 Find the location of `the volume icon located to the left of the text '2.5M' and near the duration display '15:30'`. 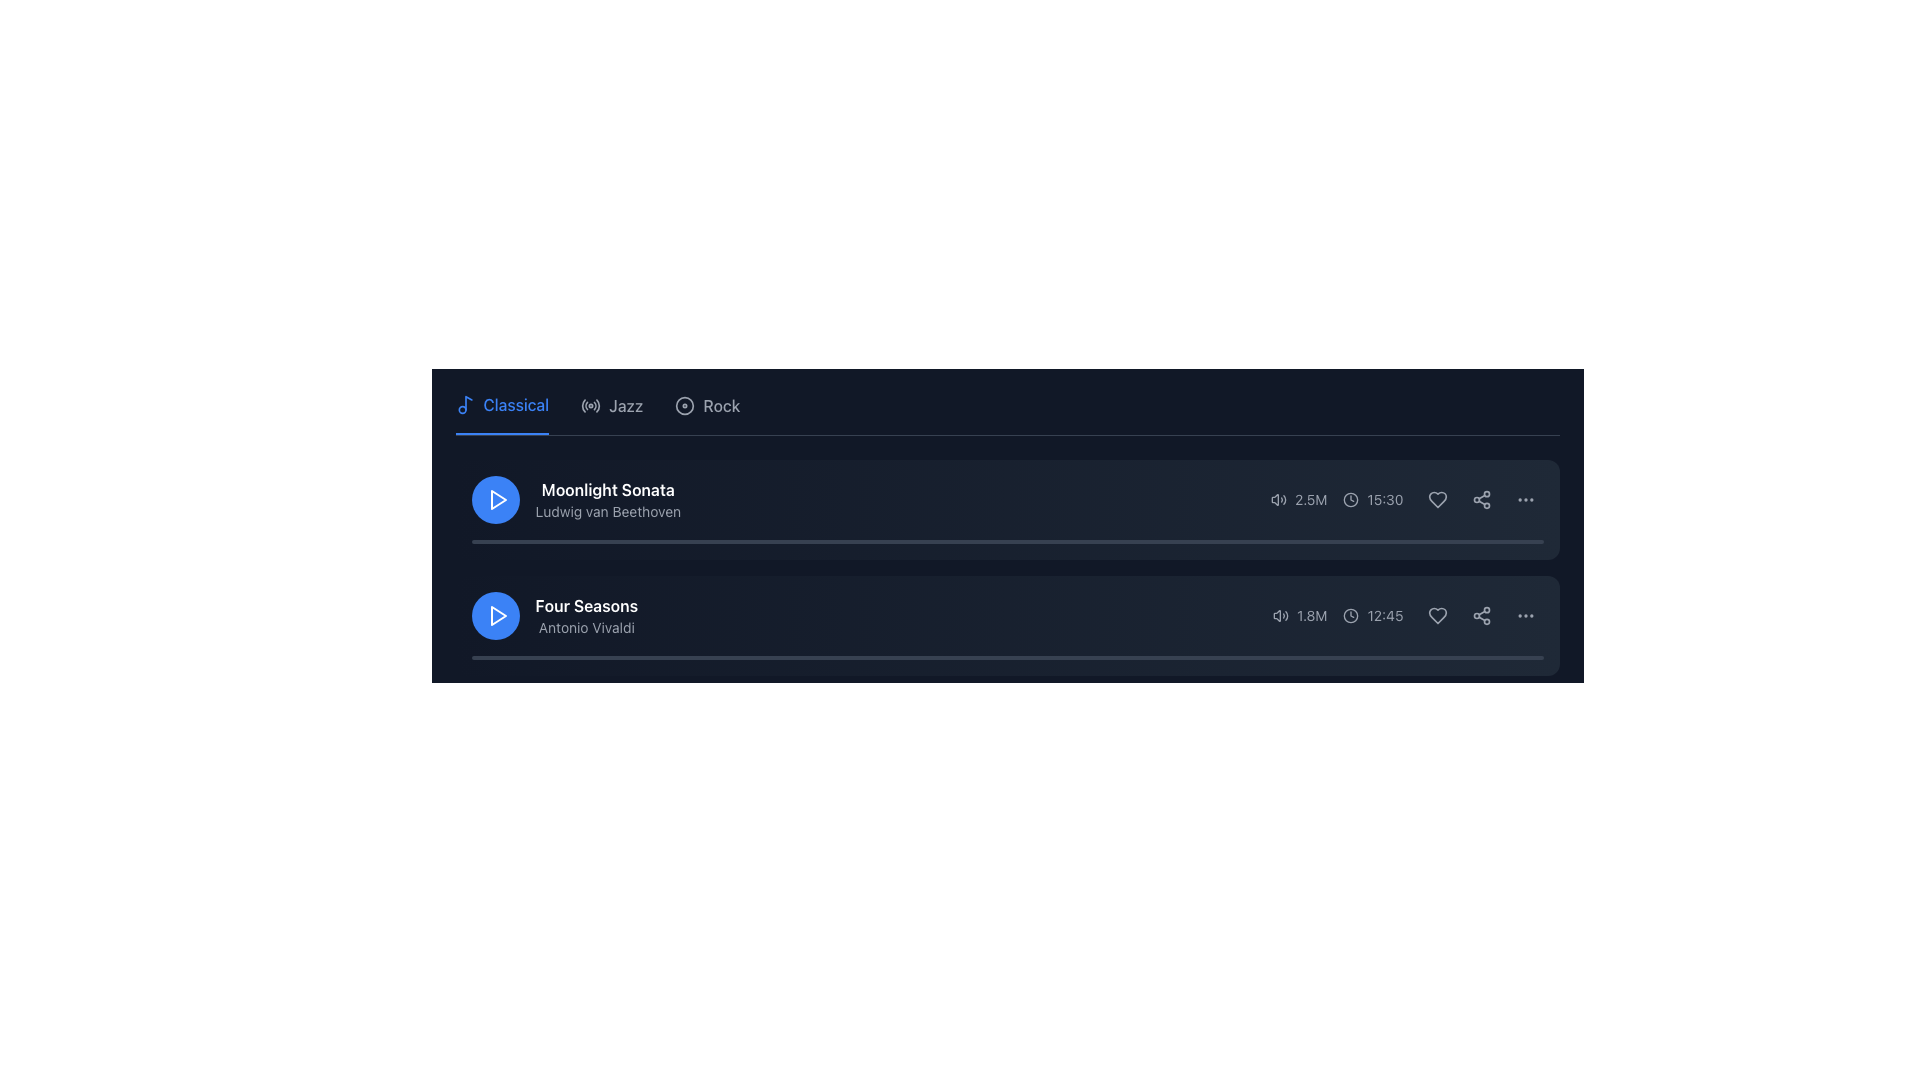

the volume icon located to the left of the text '2.5M' and near the duration display '15:30' is located at coordinates (1278, 499).